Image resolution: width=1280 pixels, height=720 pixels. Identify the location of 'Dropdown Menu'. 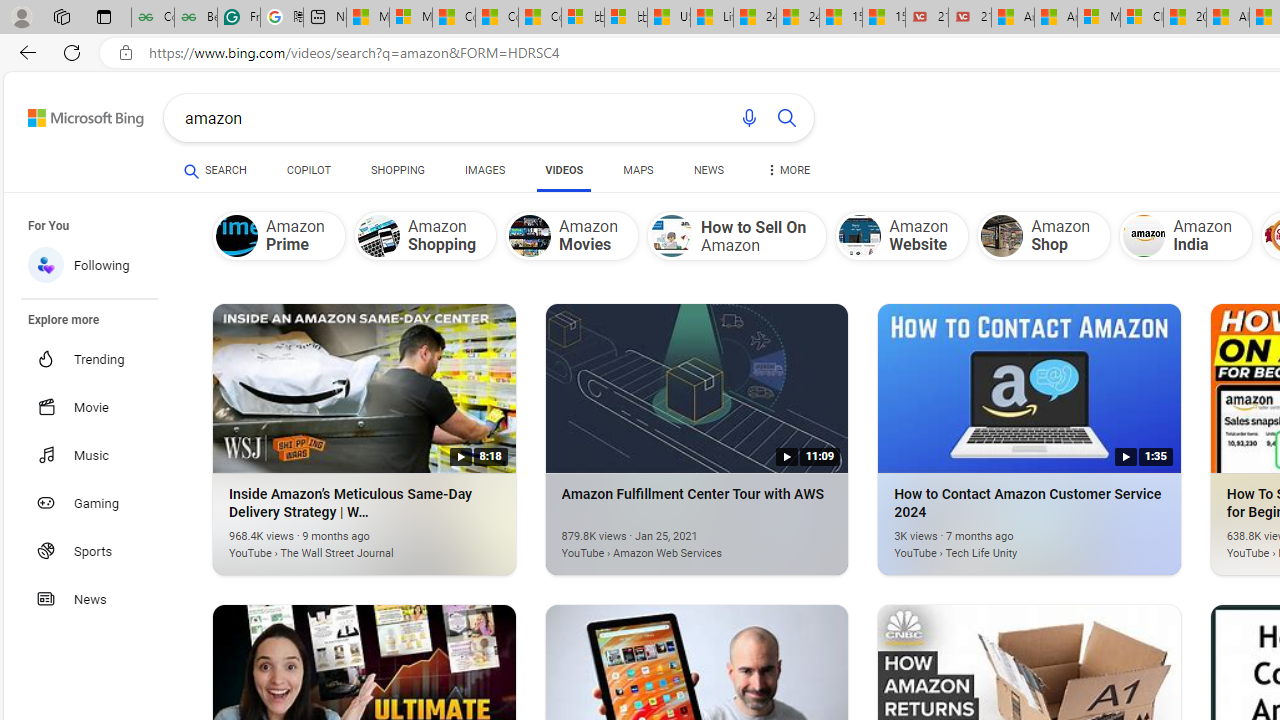
(786, 170).